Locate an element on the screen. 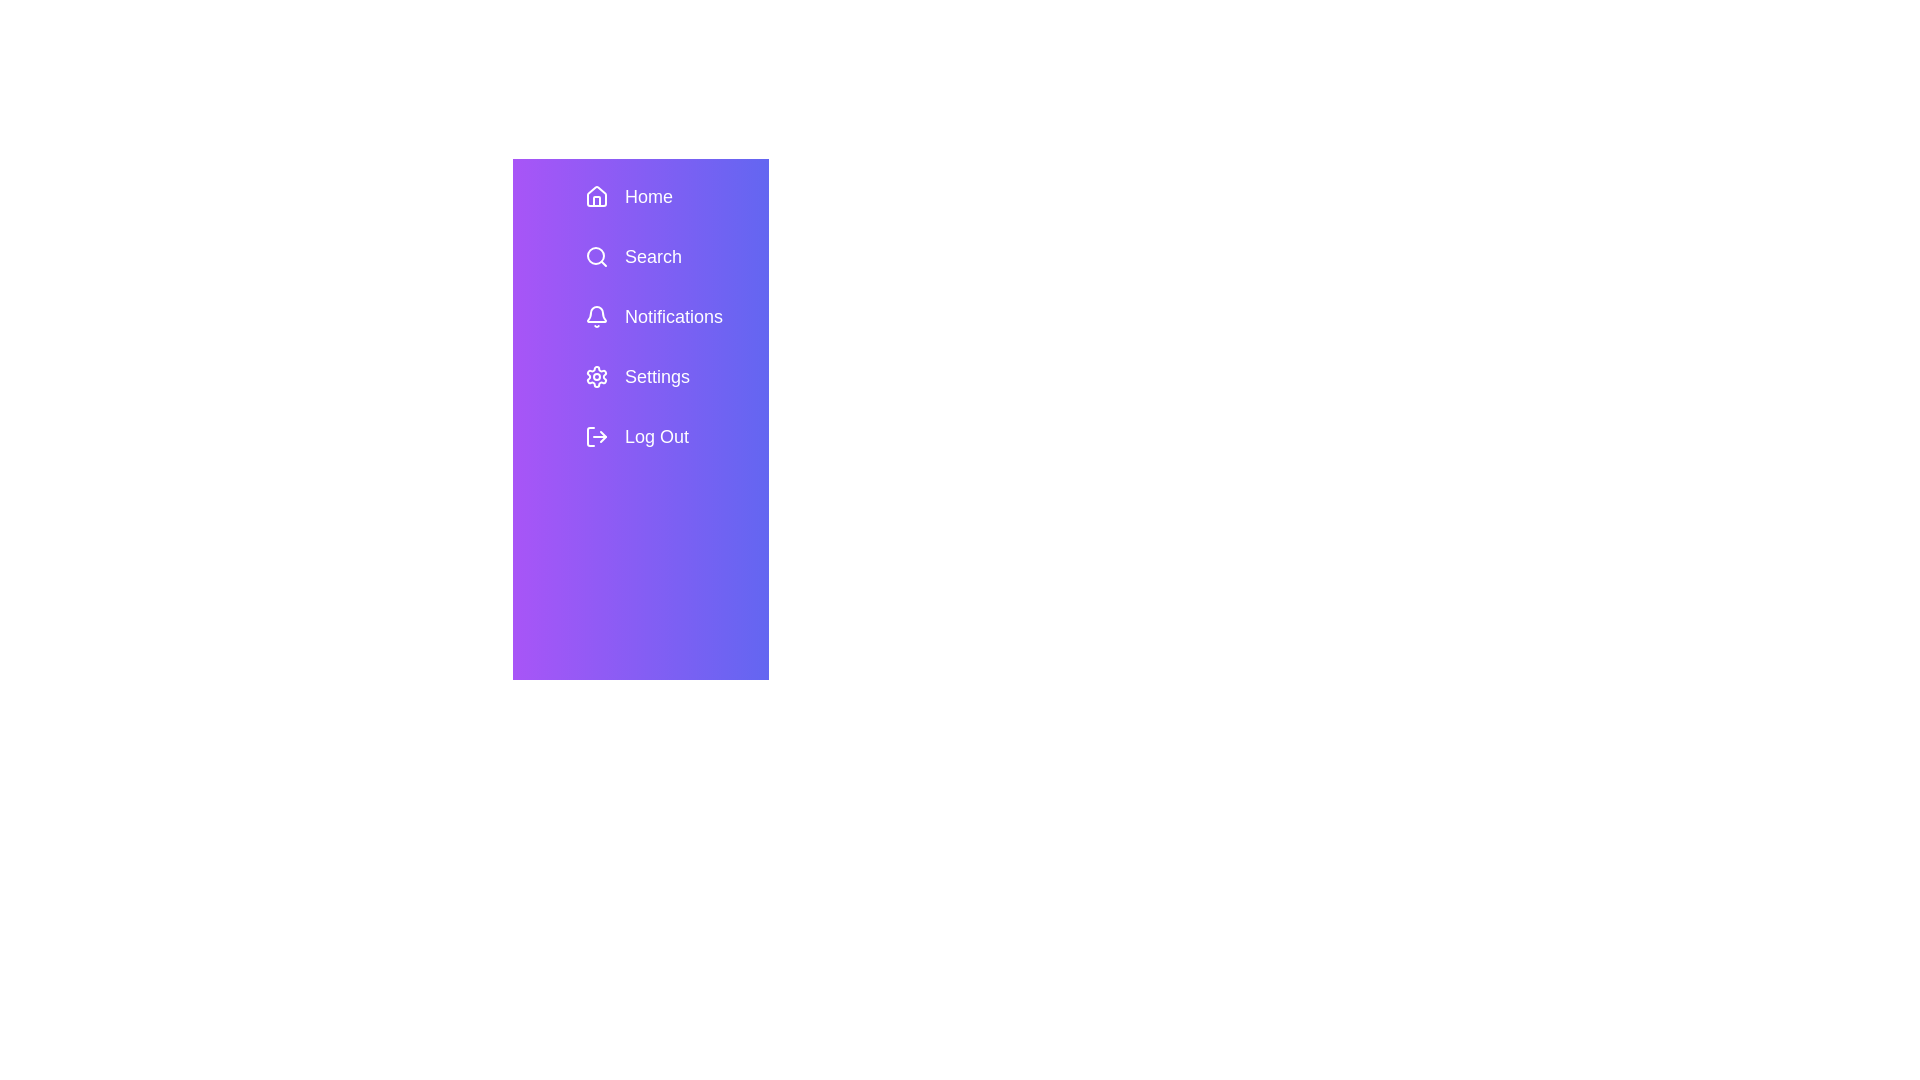 The width and height of the screenshot is (1920, 1080). the menu item Notifications in the SidebarMenu is located at coordinates (668, 315).